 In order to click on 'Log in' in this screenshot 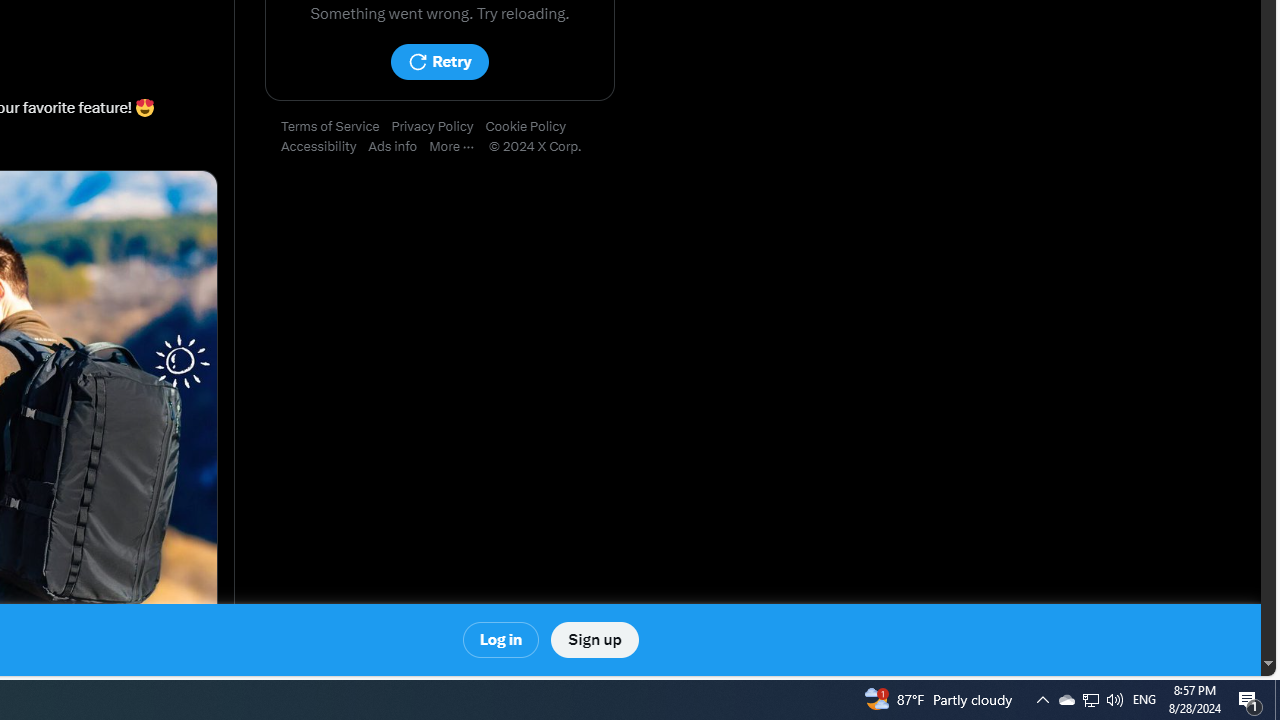, I will do `click(501, 640)`.